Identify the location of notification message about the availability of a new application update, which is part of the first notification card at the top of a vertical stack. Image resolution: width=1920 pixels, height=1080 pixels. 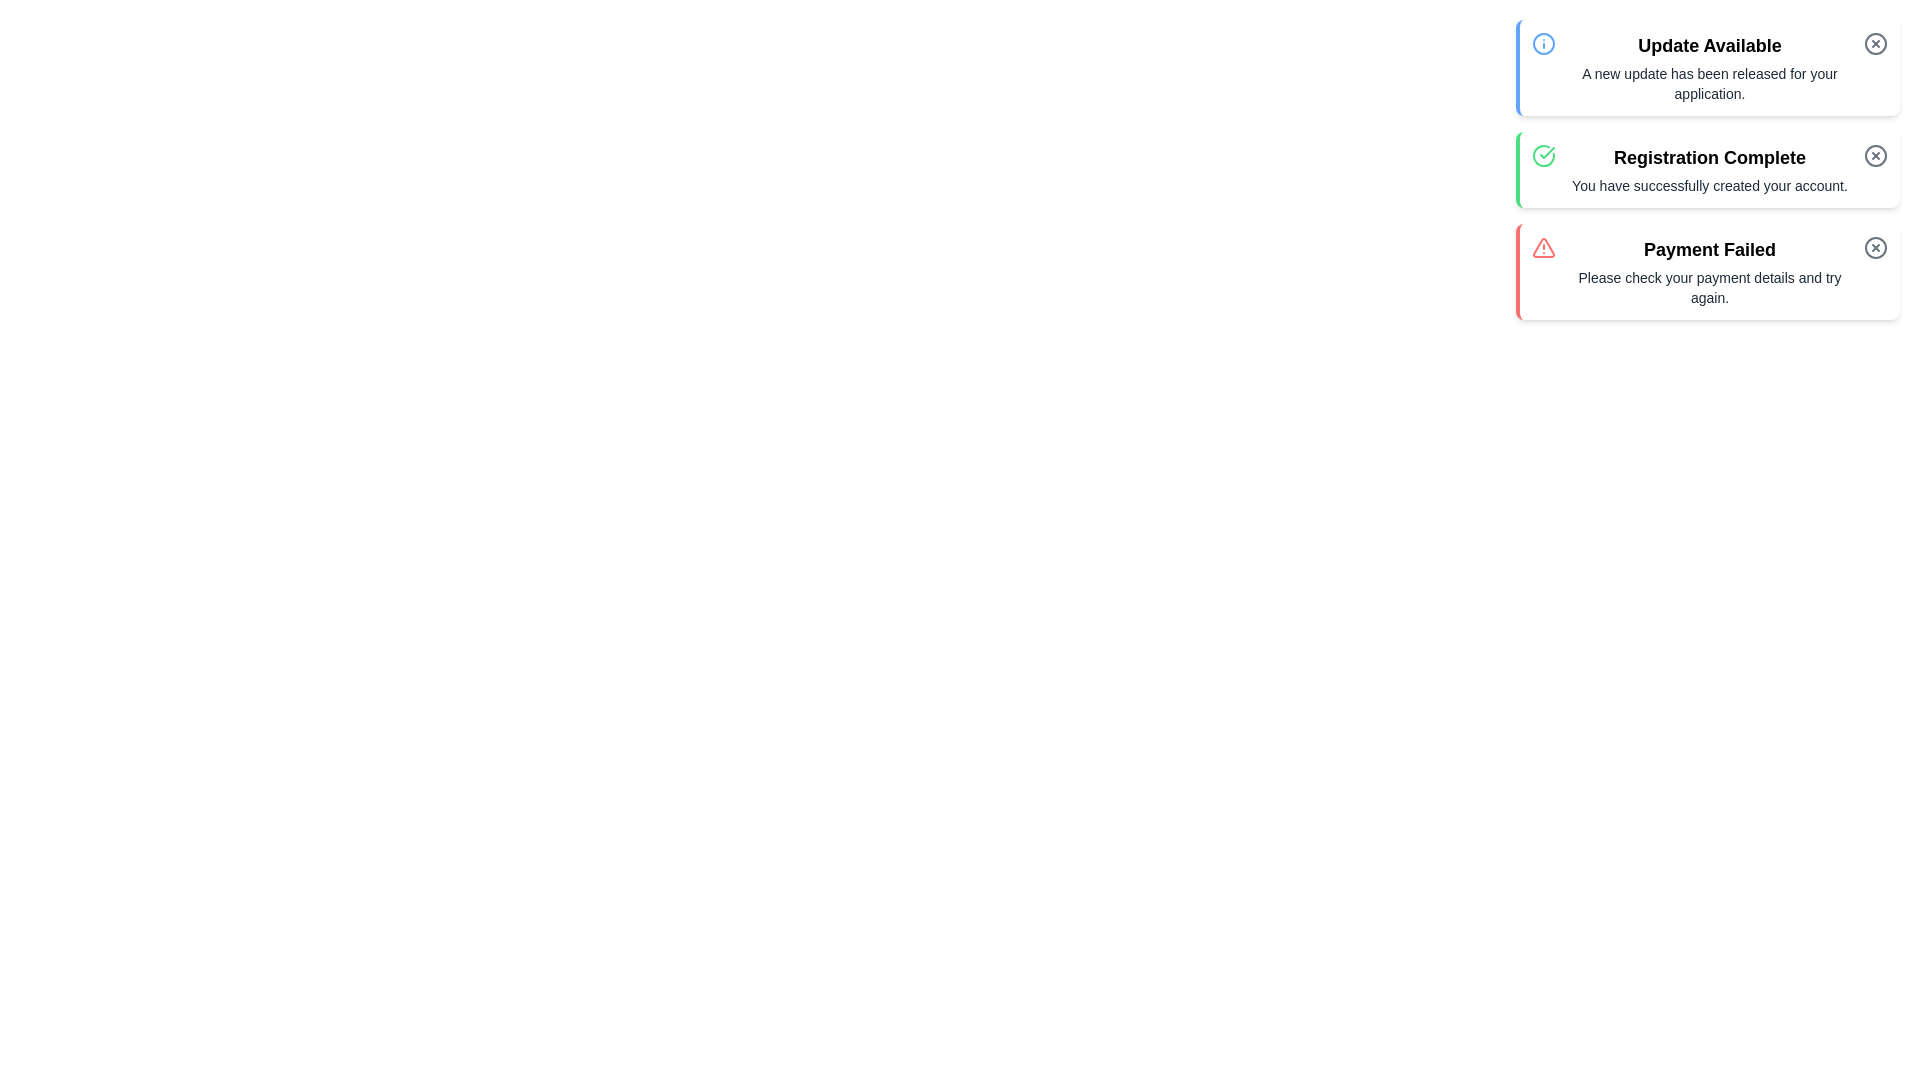
(1708, 67).